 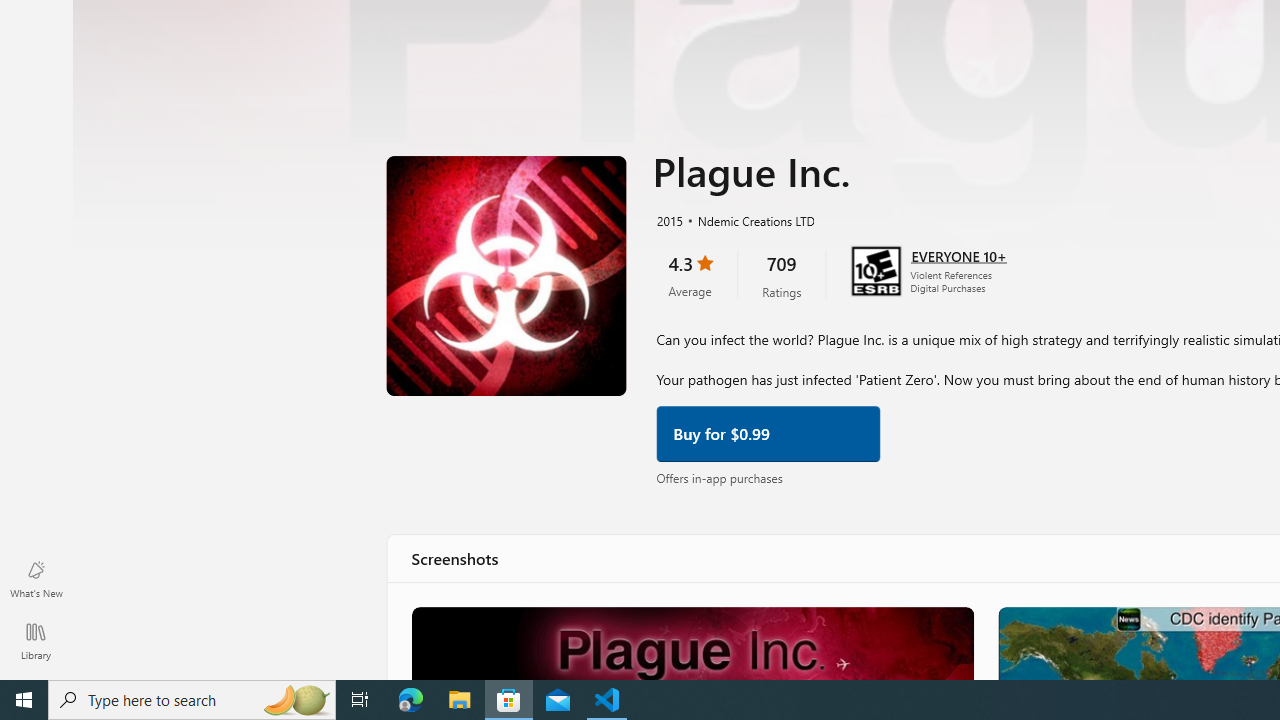 What do you see at coordinates (957, 253) in the screenshot?
I see `'Age rating: EVERYONE 10+. Click for more information.'` at bounding box center [957, 253].